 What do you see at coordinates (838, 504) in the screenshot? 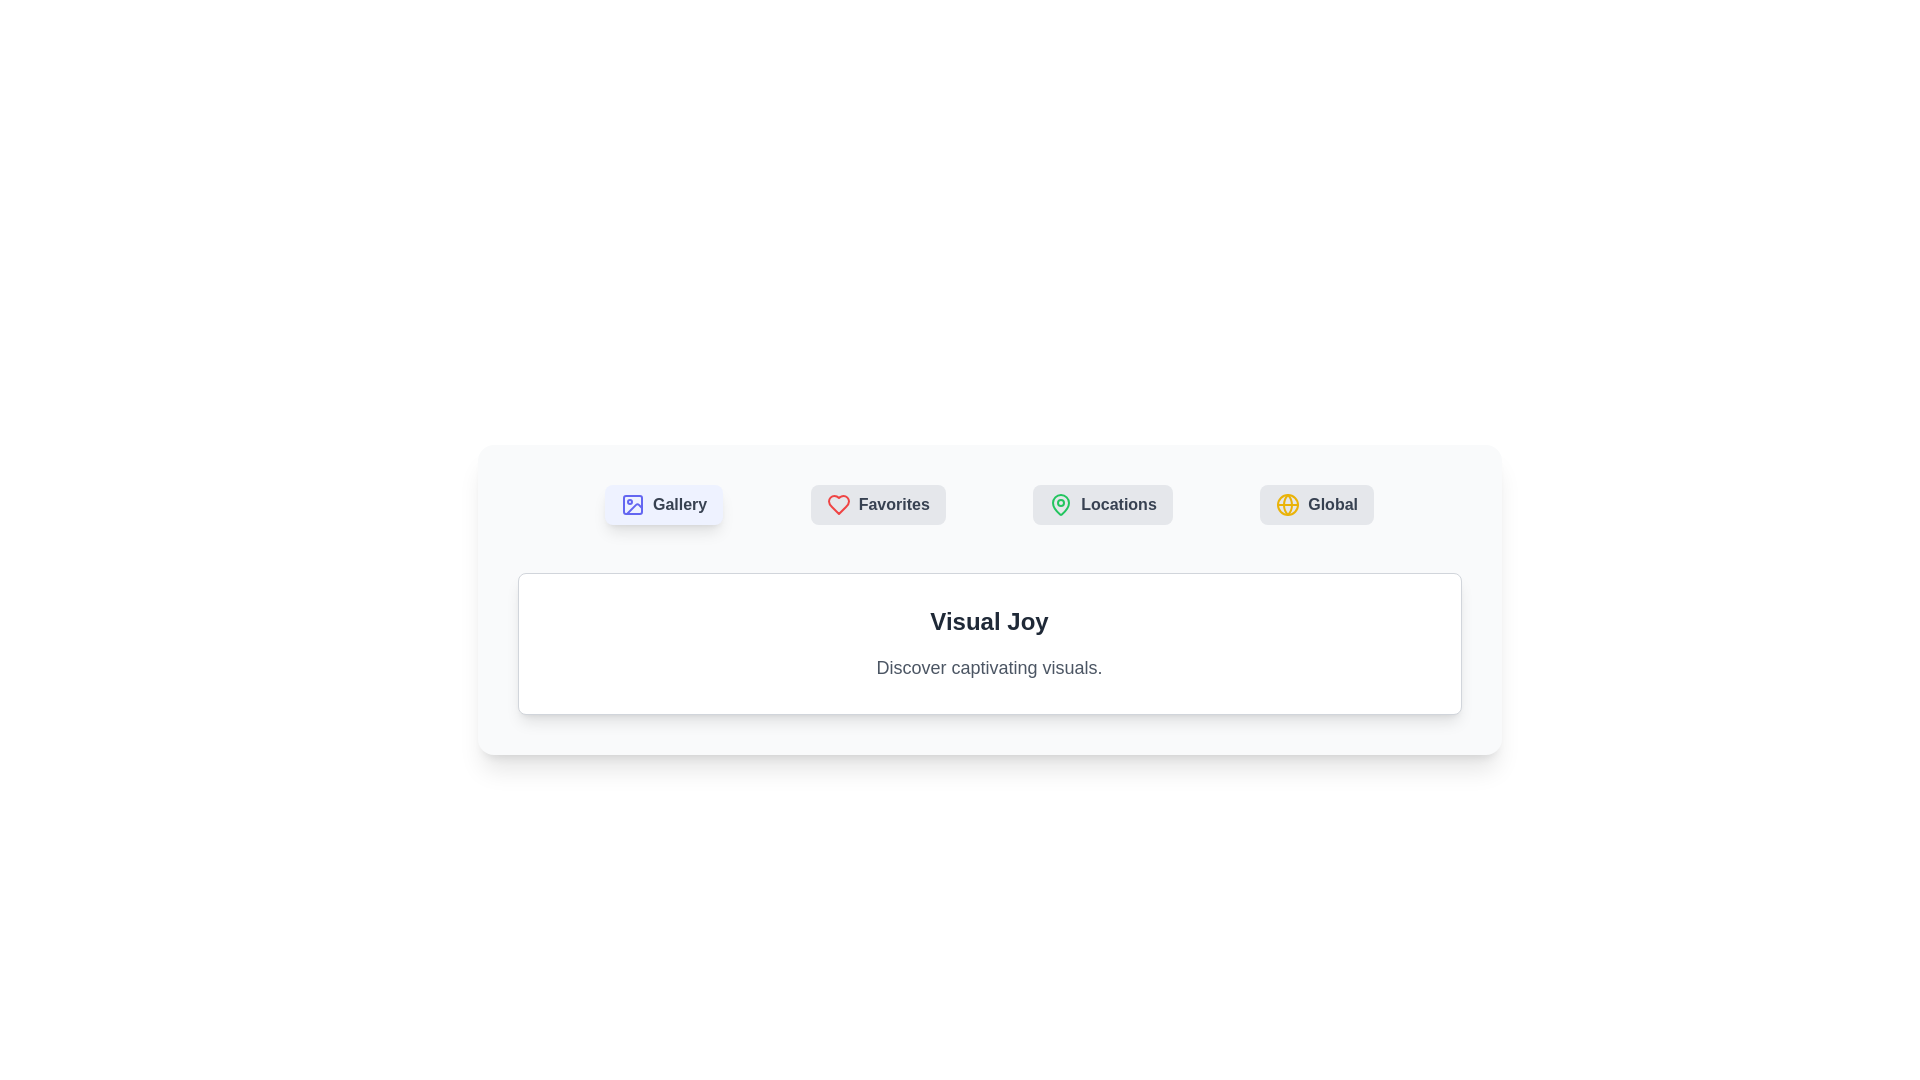
I see `the icon of the button labeled Favorites` at bounding box center [838, 504].